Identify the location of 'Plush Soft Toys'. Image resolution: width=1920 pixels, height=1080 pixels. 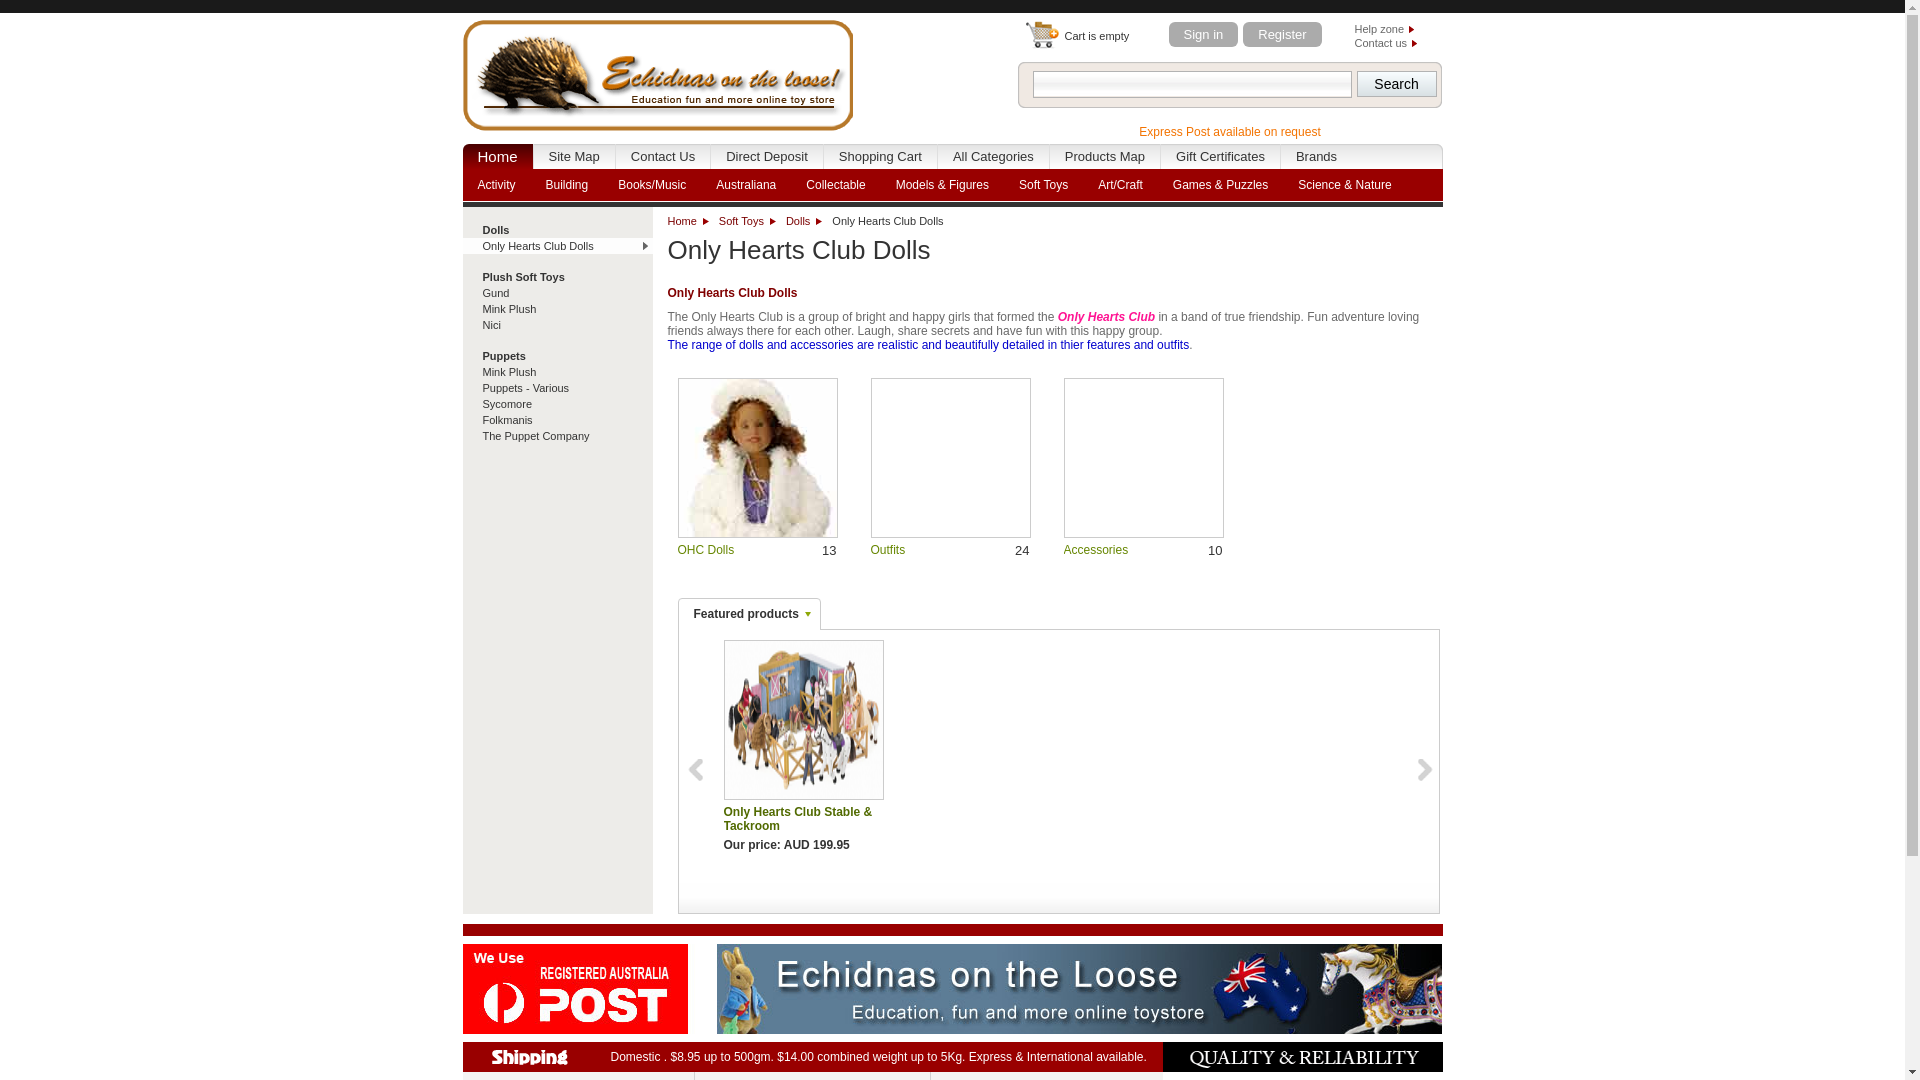
(556, 277).